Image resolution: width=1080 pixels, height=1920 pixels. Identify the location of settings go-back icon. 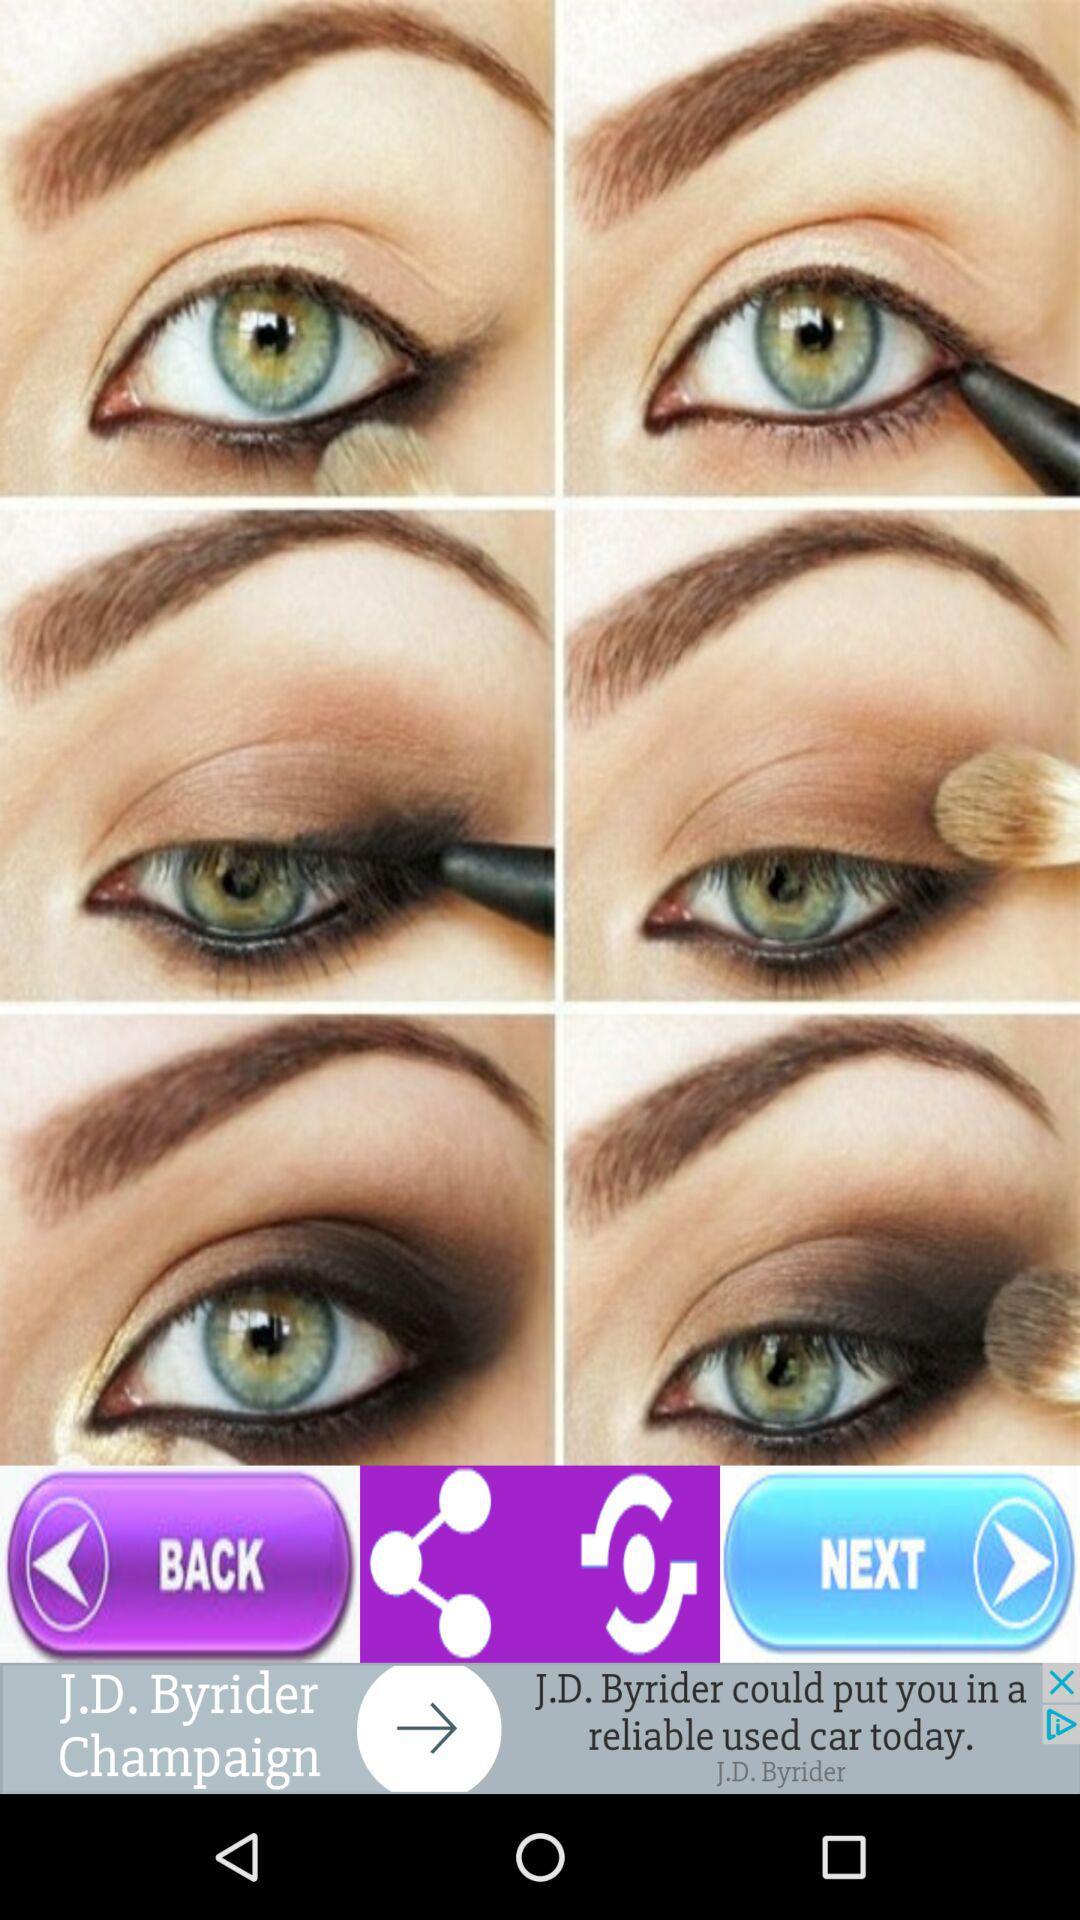
(540, 1563).